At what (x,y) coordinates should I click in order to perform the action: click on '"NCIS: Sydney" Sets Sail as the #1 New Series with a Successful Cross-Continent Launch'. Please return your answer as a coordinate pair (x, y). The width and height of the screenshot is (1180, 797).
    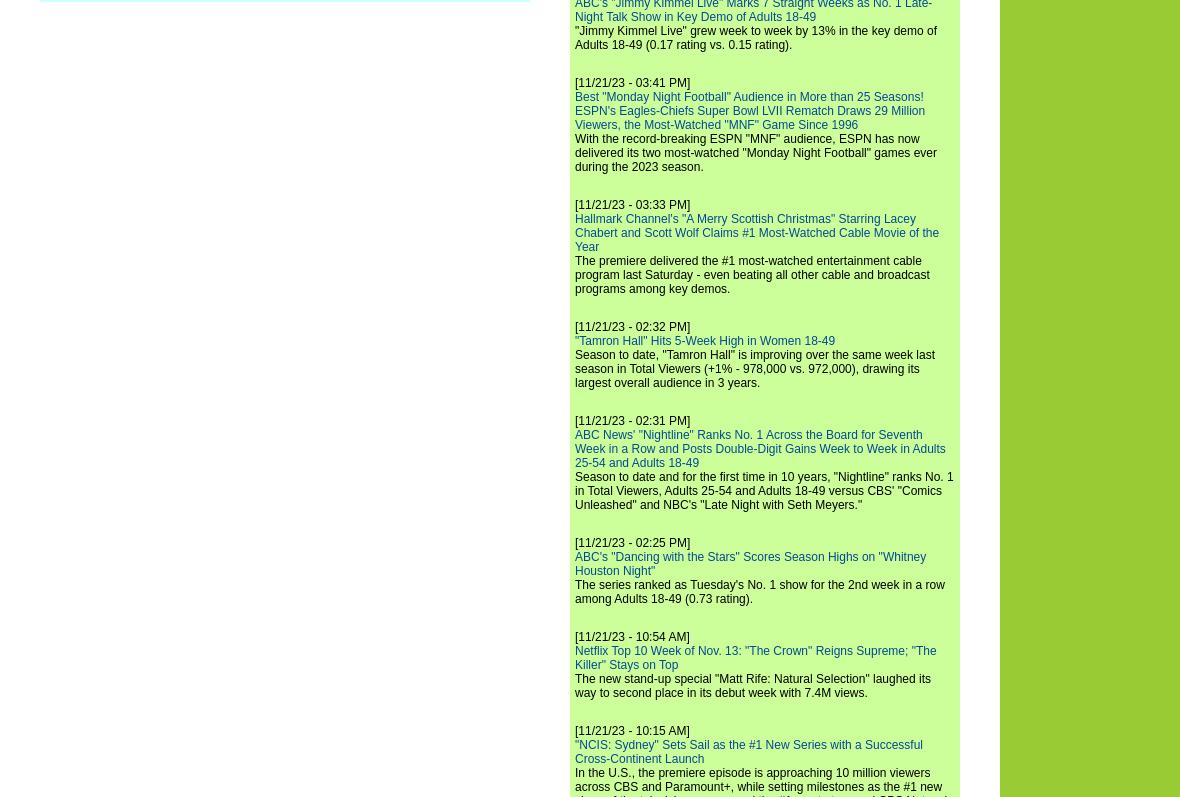
    Looking at the image, I should click on (748, 750).